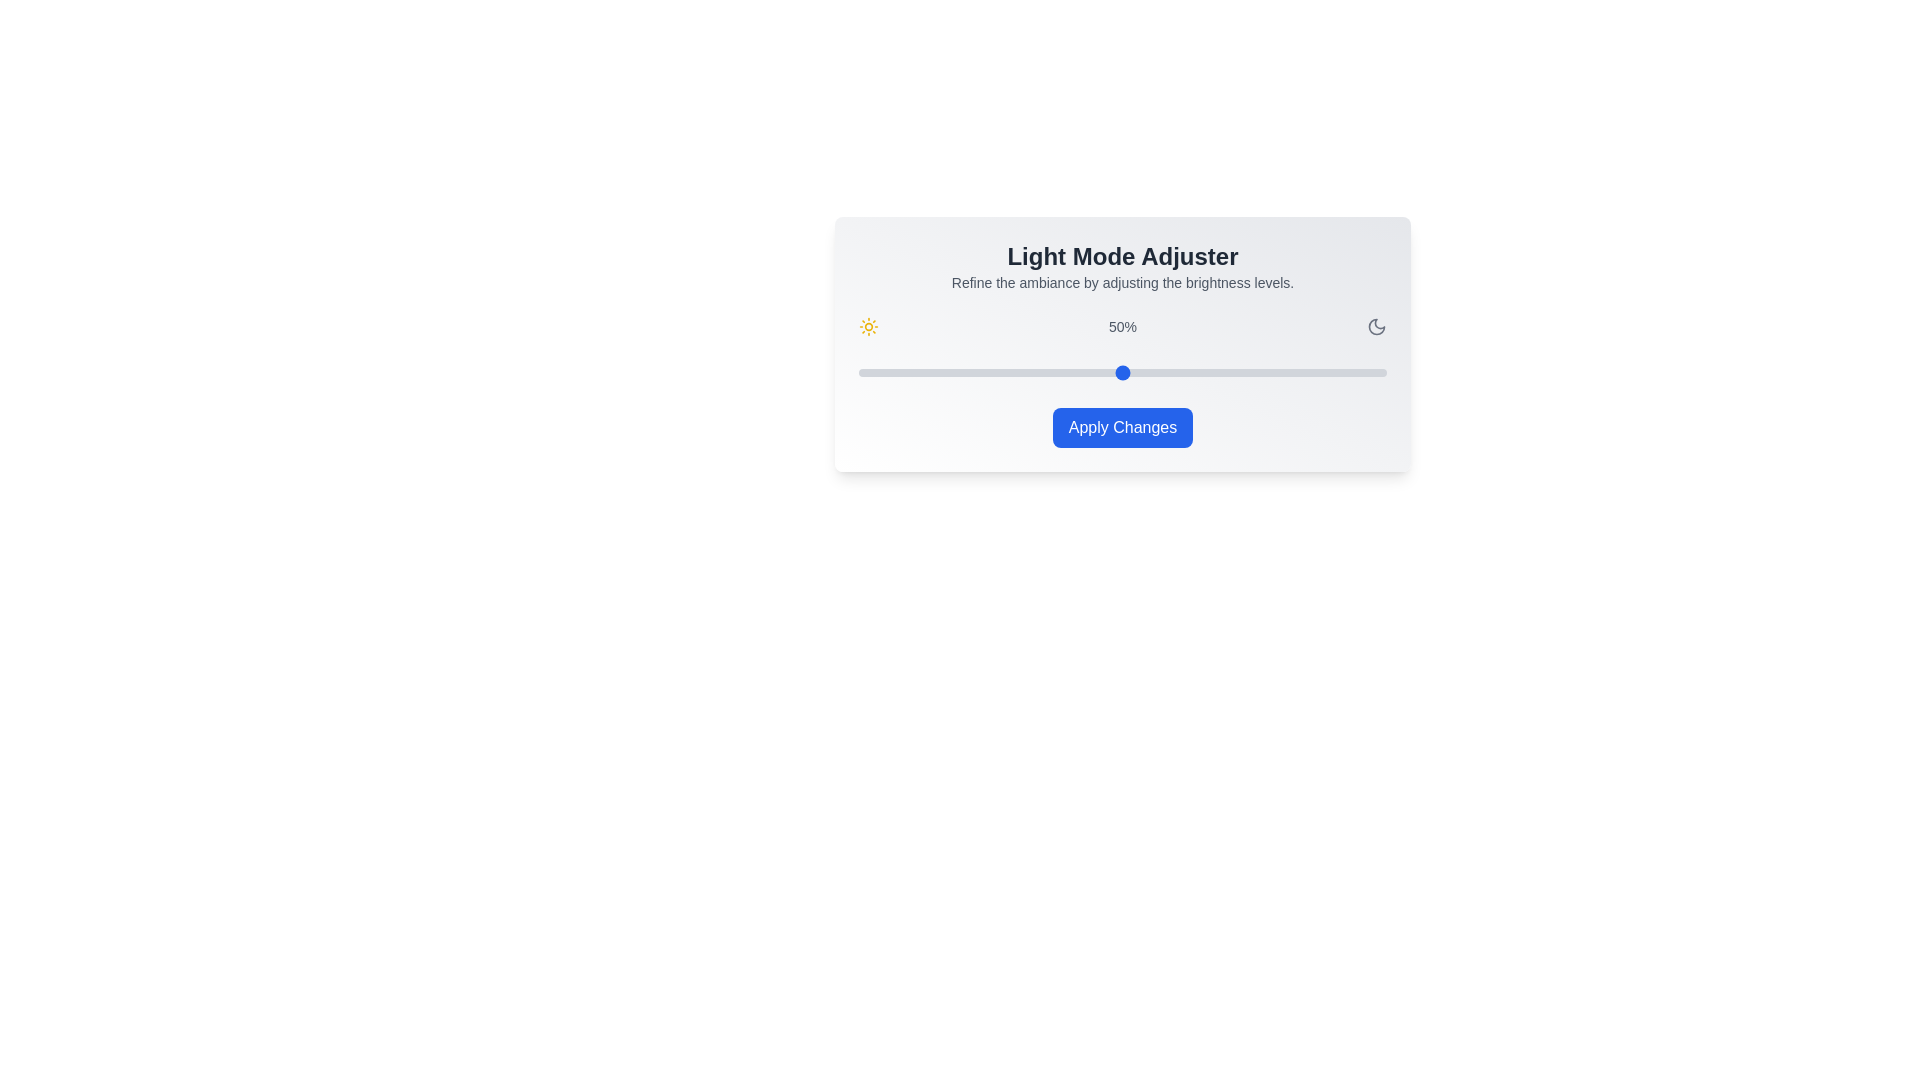  Describe the element at coordinates (1170, 373) in the screenshot. I see `the brightness slider to 59%` at that location.